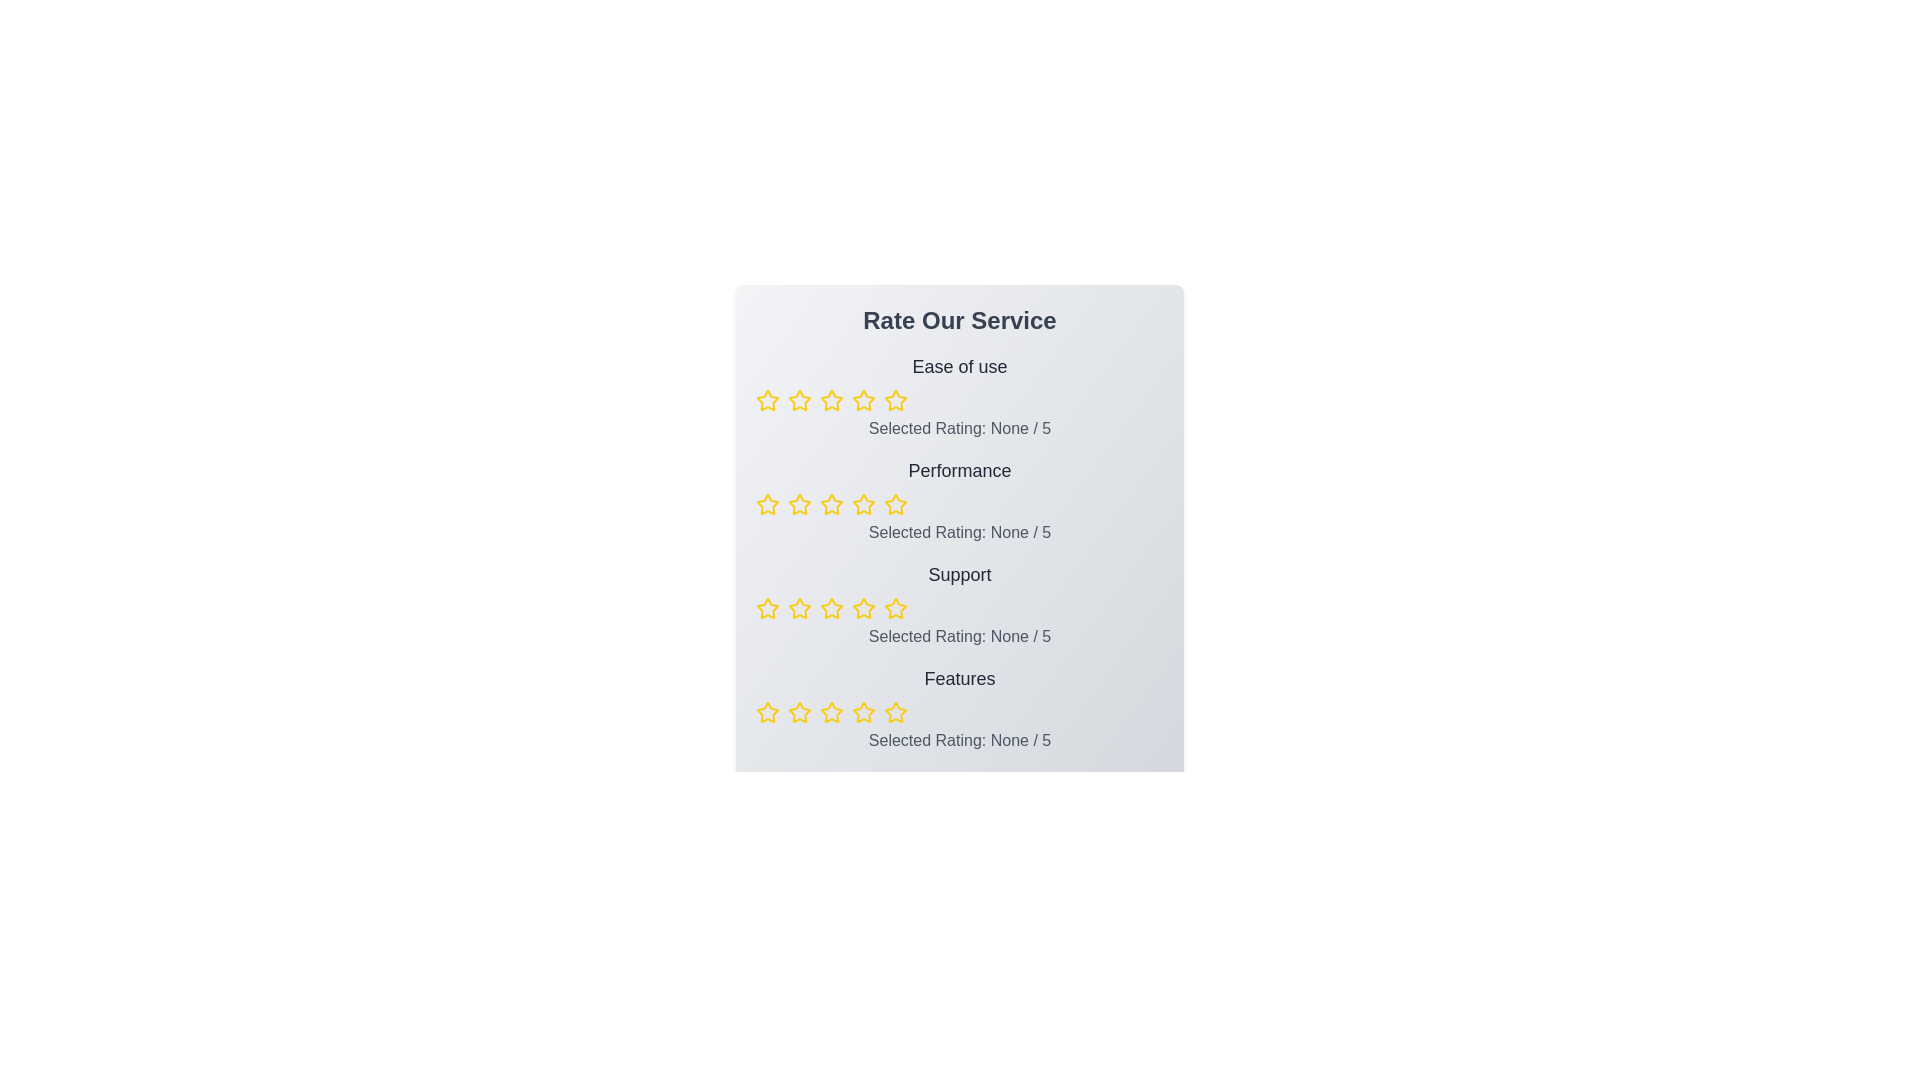 The height and width of the screenshot is (1080, 1920). What do you see at coordinates (864, 401) in the screenshot?
I see `the rating for a category to 4 stars` at bounding box center [864, 401].